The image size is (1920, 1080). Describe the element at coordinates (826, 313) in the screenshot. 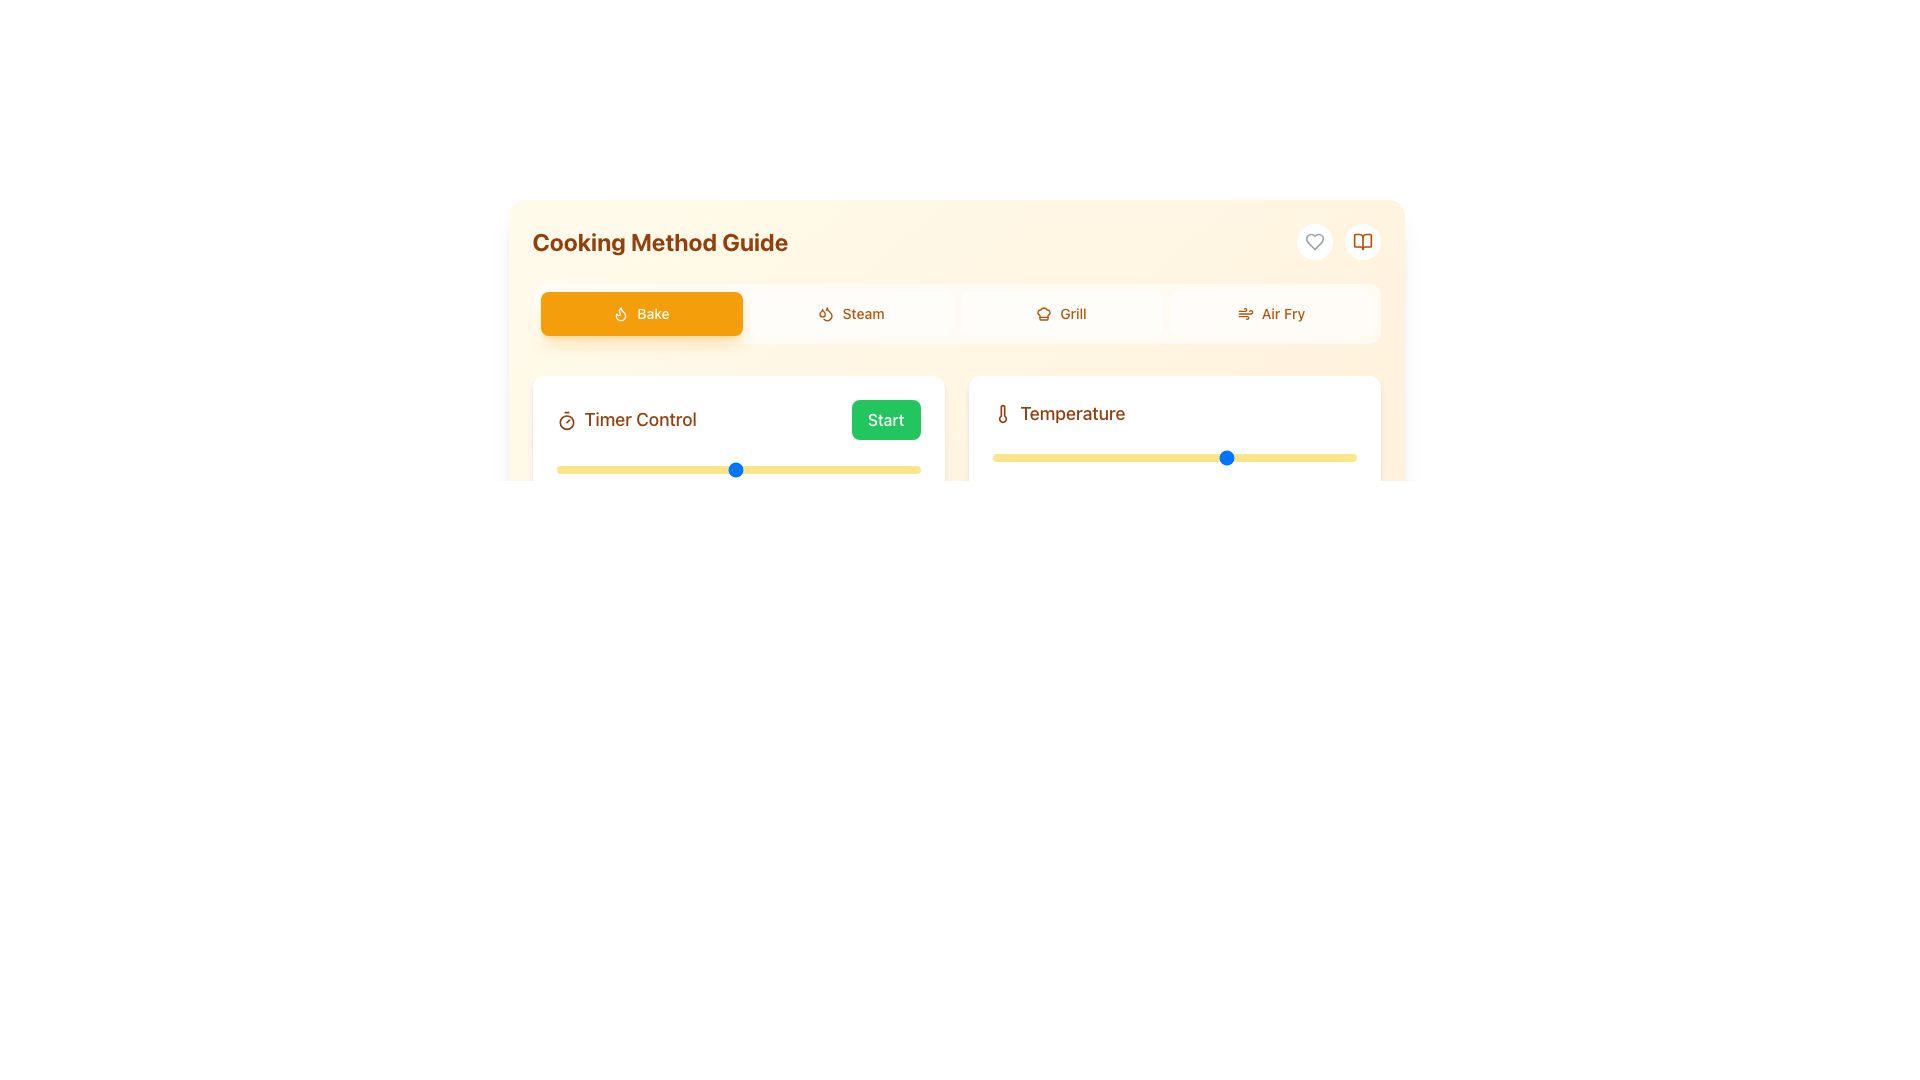

I see `the droplet-shaped graphical icon located to the left of the 'Steam' button in the 'Cooking Method Guide' section` at that location.